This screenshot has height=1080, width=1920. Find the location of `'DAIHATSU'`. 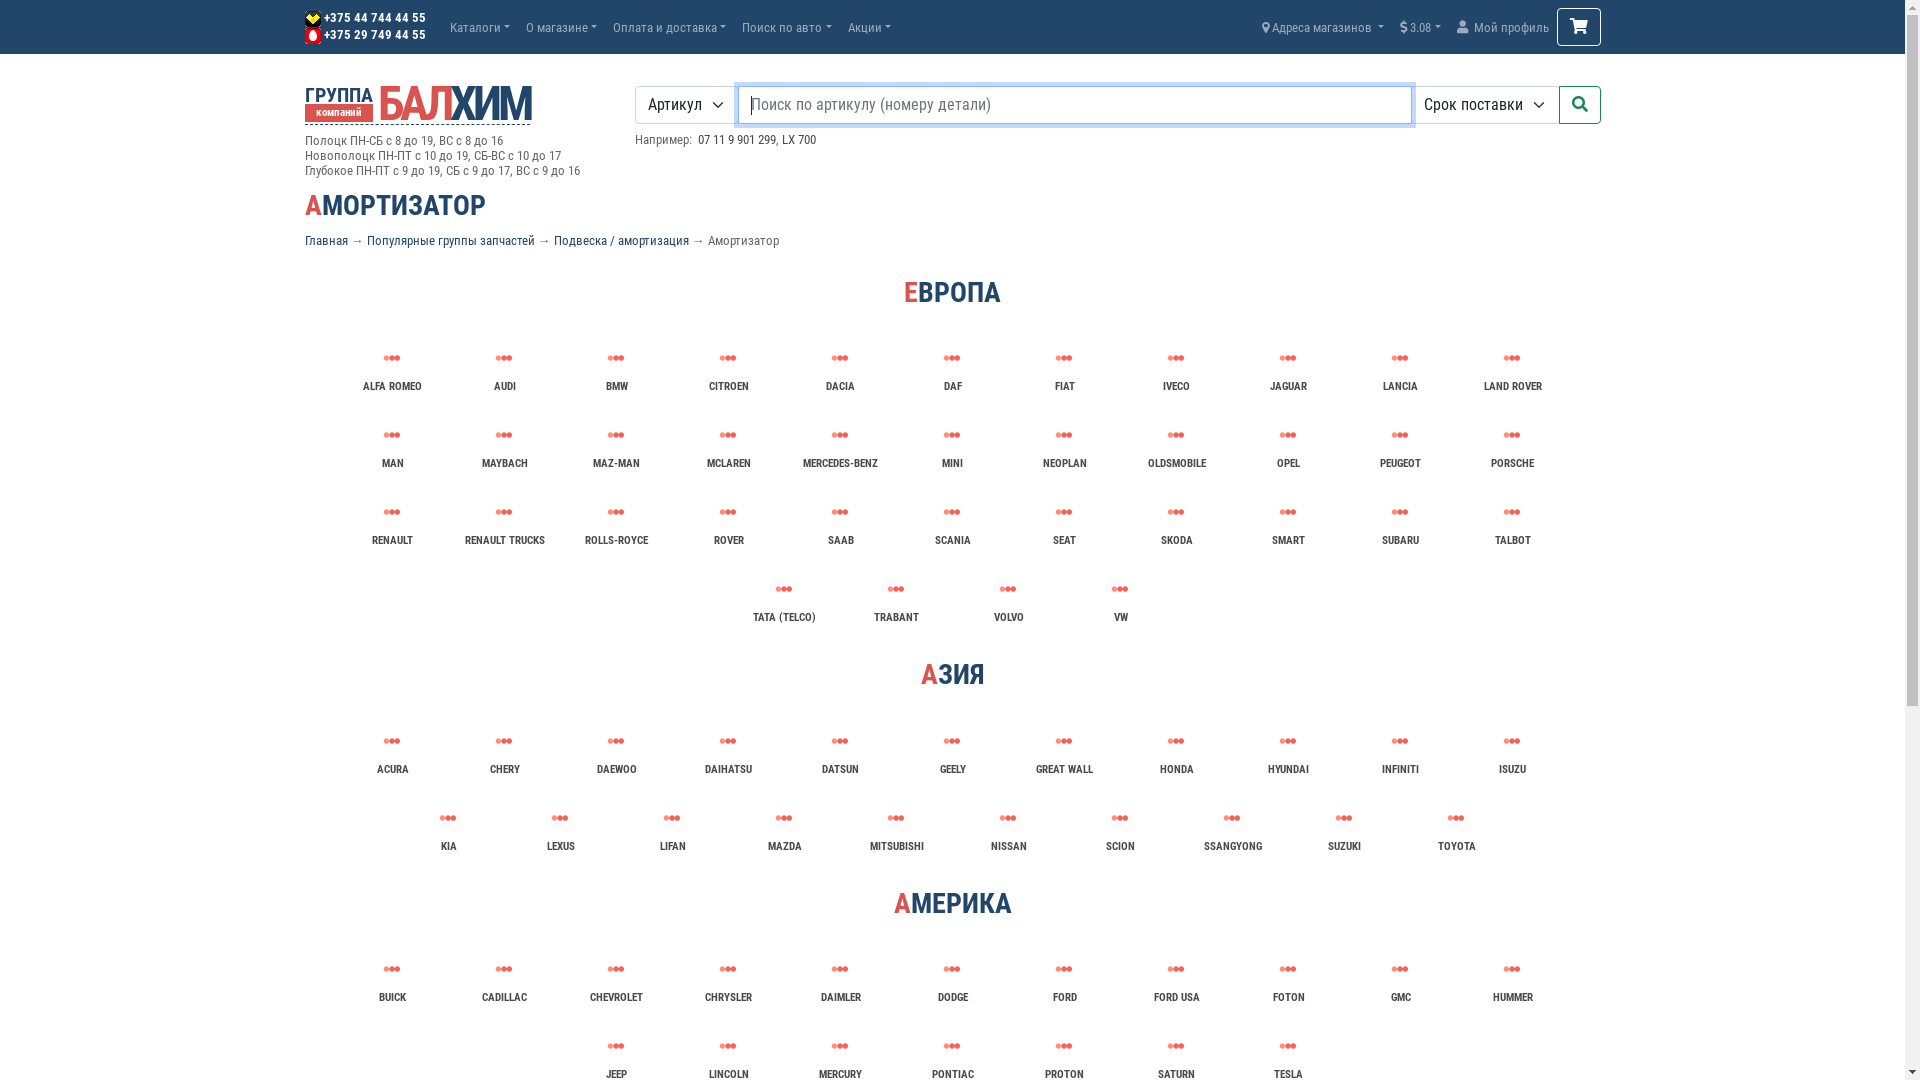

'DAIHATSU' is located at coordinates (727, 748).